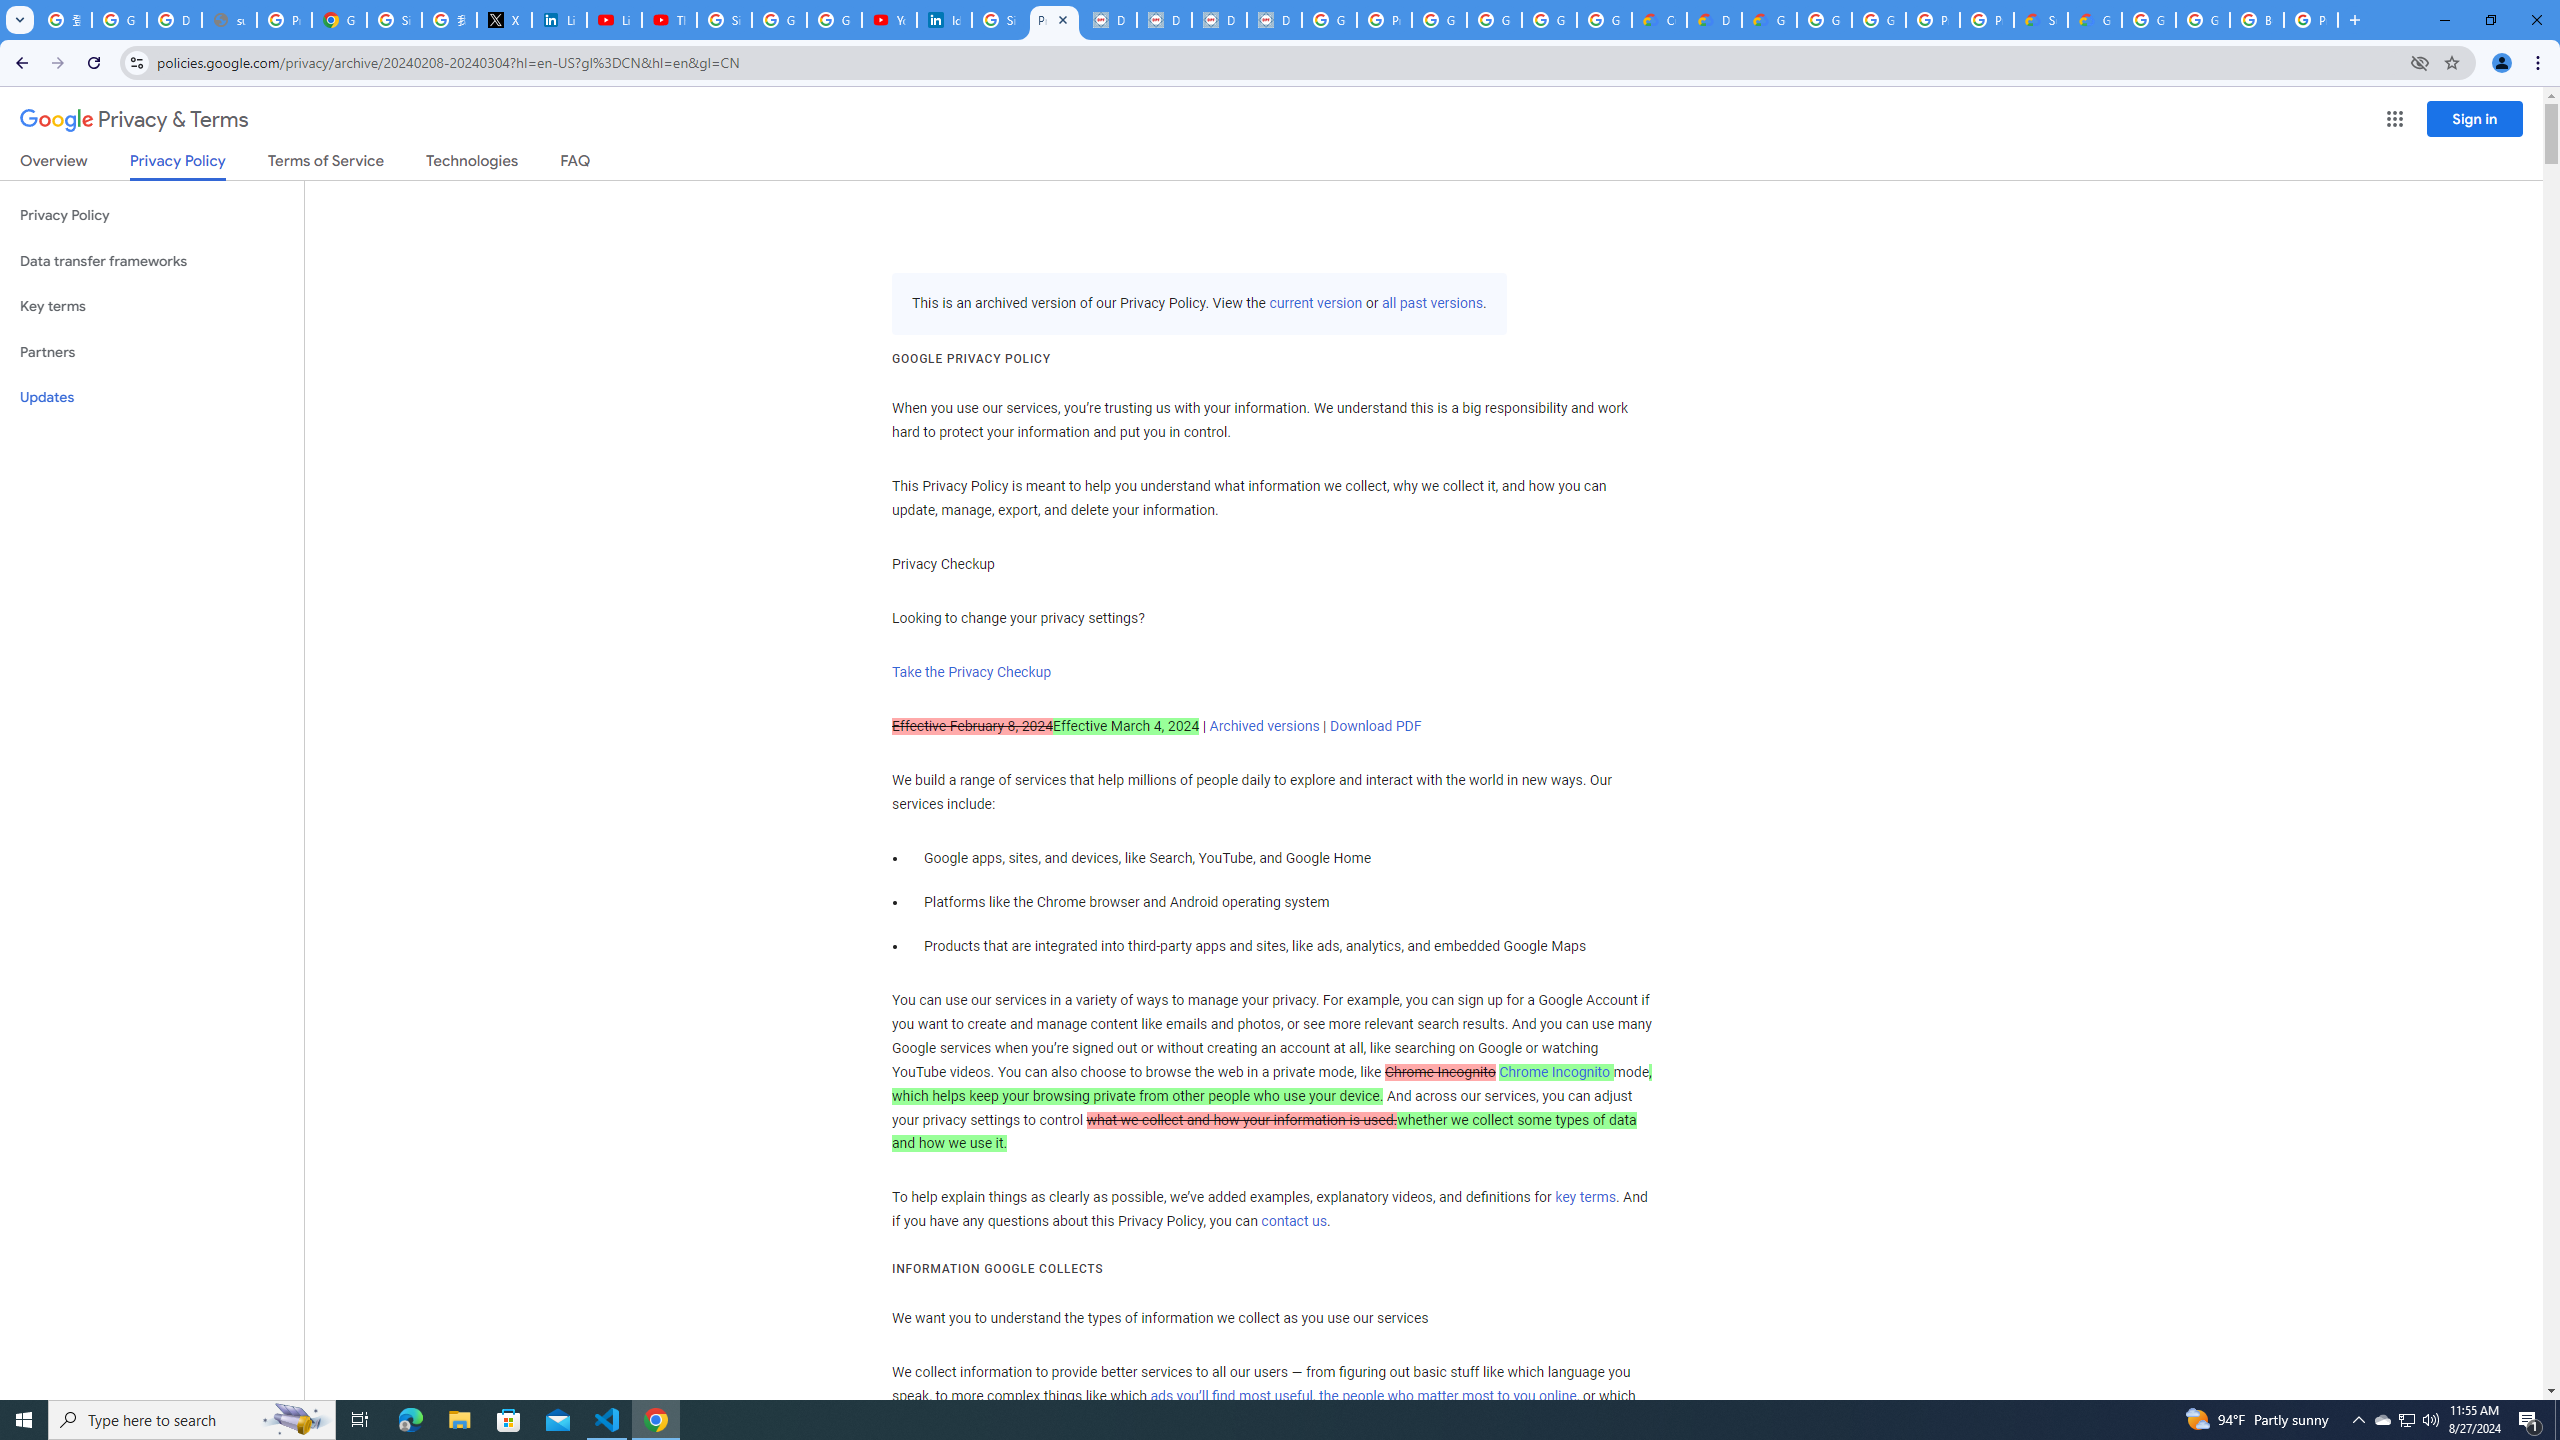 The width and height of the screenshot is (2560, 1440). I want to click on 'Sign in - Google Accounts', so click(394, 19).